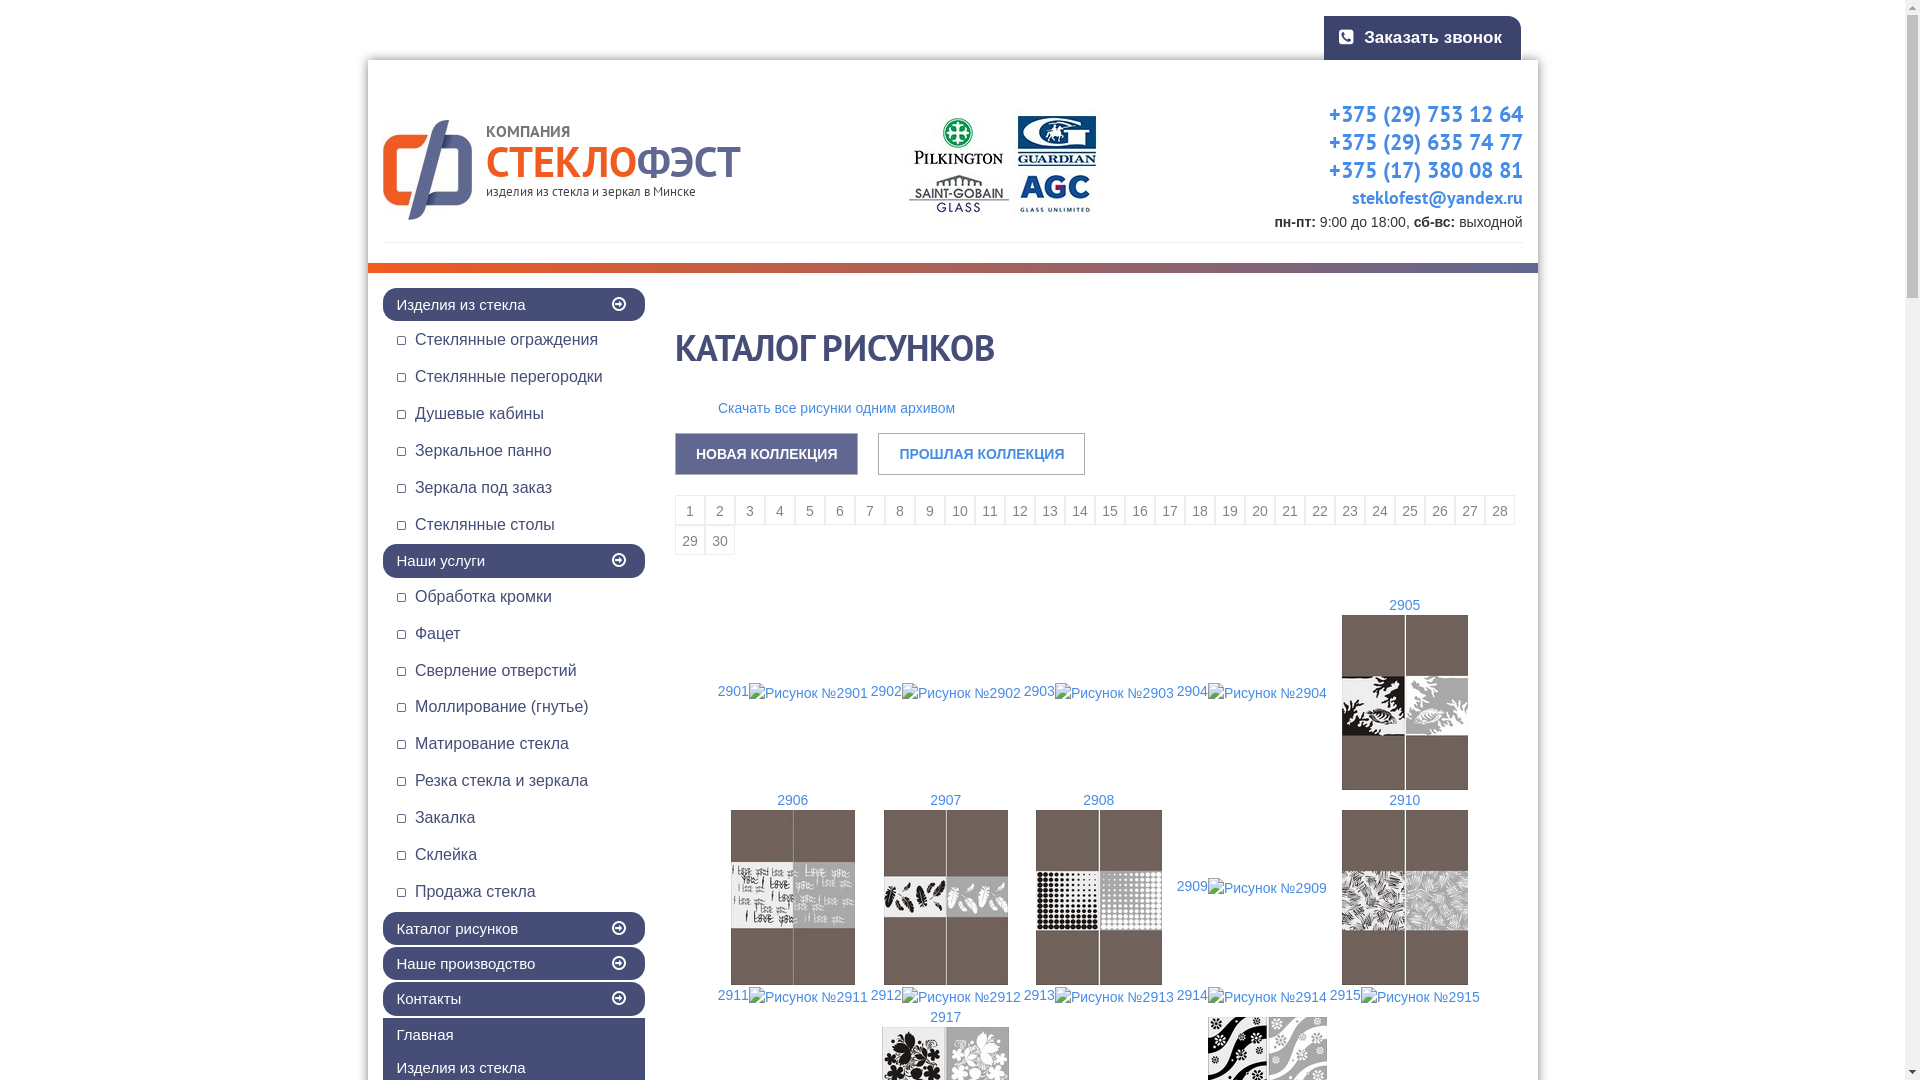 This screenshot has width=1920, height=1080. I want to click on '2915', so click(1403, 995).